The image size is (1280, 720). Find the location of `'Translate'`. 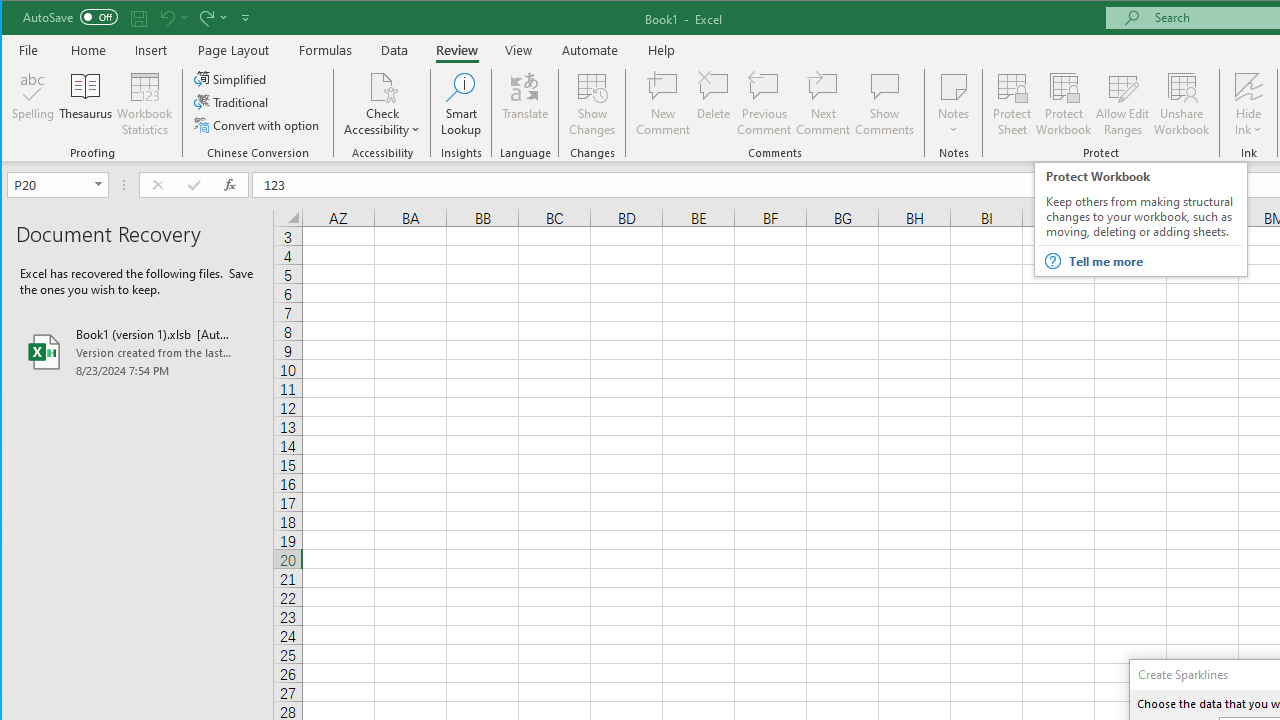

'Translate' is located at coordinates (525, 104).